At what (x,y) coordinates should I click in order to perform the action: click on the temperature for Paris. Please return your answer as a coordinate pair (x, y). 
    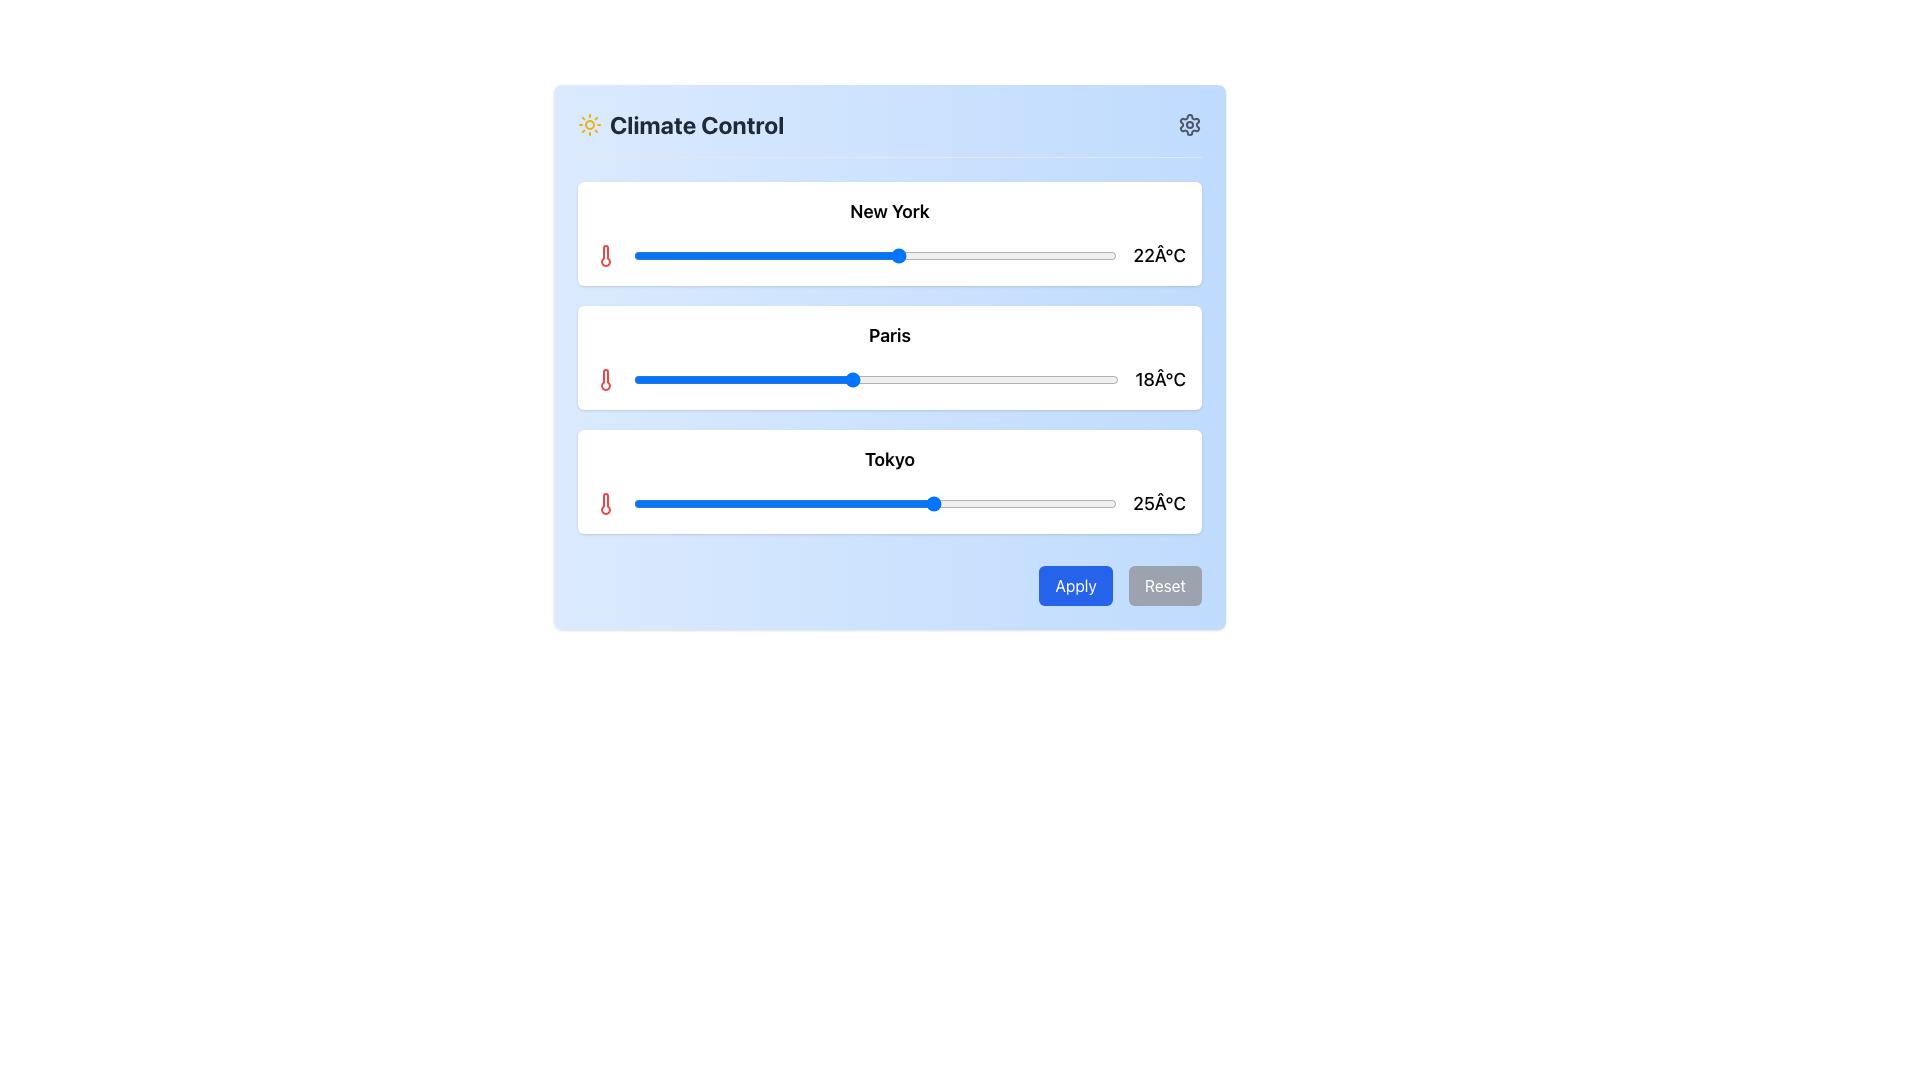
    Looking at the image, I should click on (694, 380).